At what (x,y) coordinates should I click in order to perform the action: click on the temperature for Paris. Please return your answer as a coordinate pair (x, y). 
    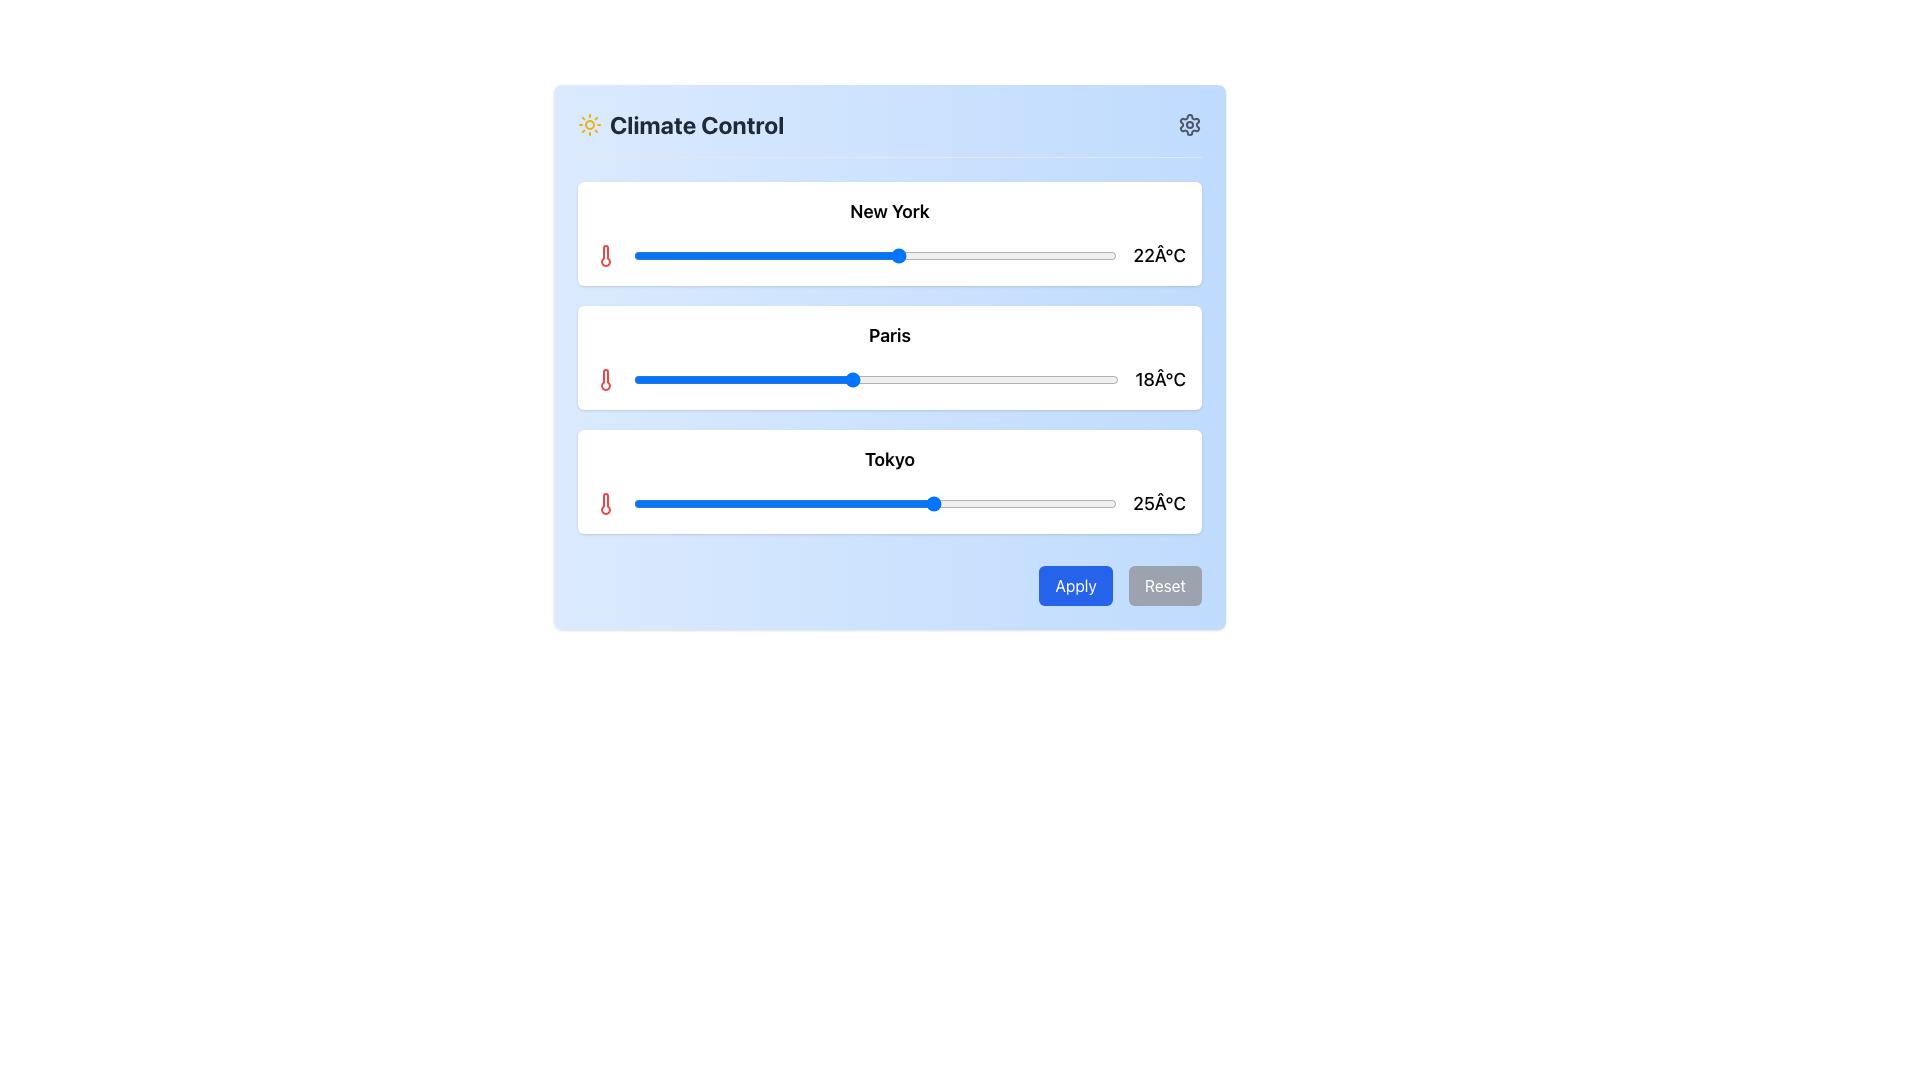
    Looking at the image, I should click on (694, 380).